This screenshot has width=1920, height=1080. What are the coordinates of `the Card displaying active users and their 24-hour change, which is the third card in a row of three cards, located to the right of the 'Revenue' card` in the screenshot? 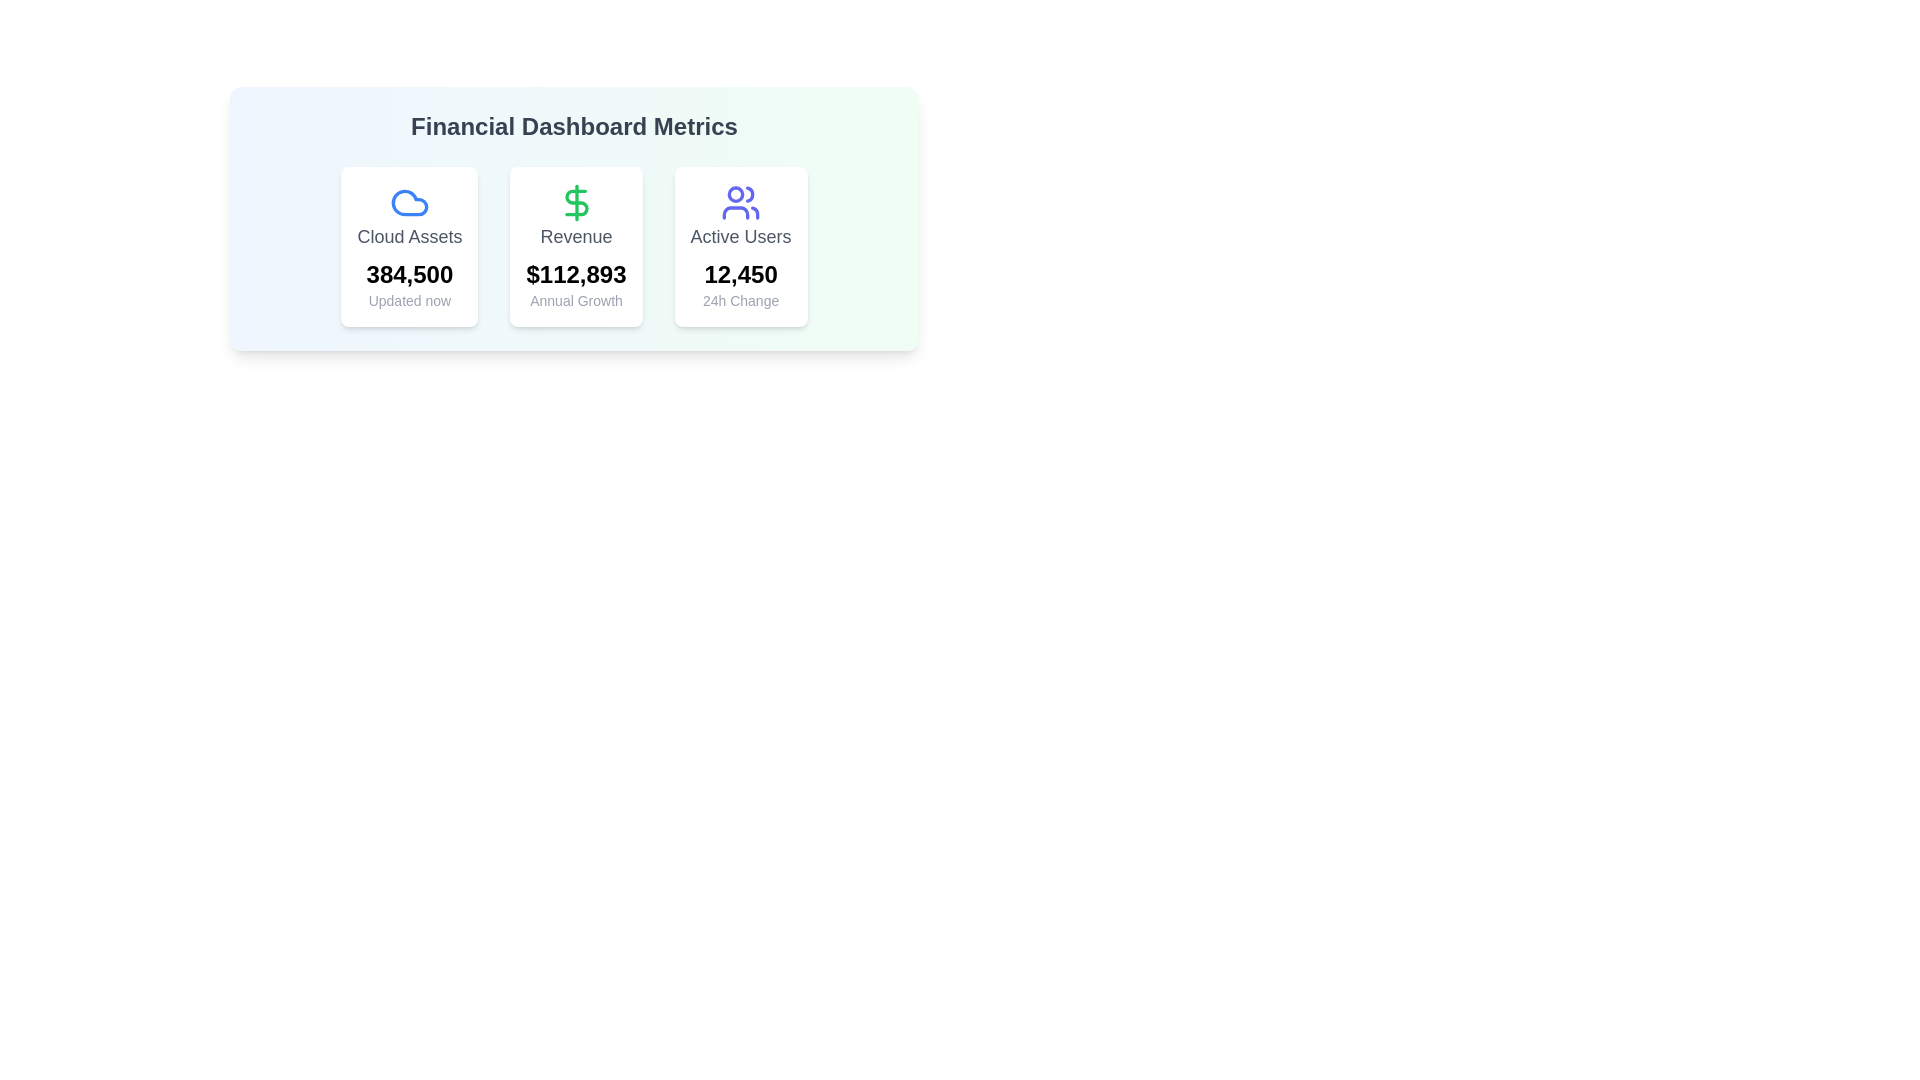 It's located at (740, 245).